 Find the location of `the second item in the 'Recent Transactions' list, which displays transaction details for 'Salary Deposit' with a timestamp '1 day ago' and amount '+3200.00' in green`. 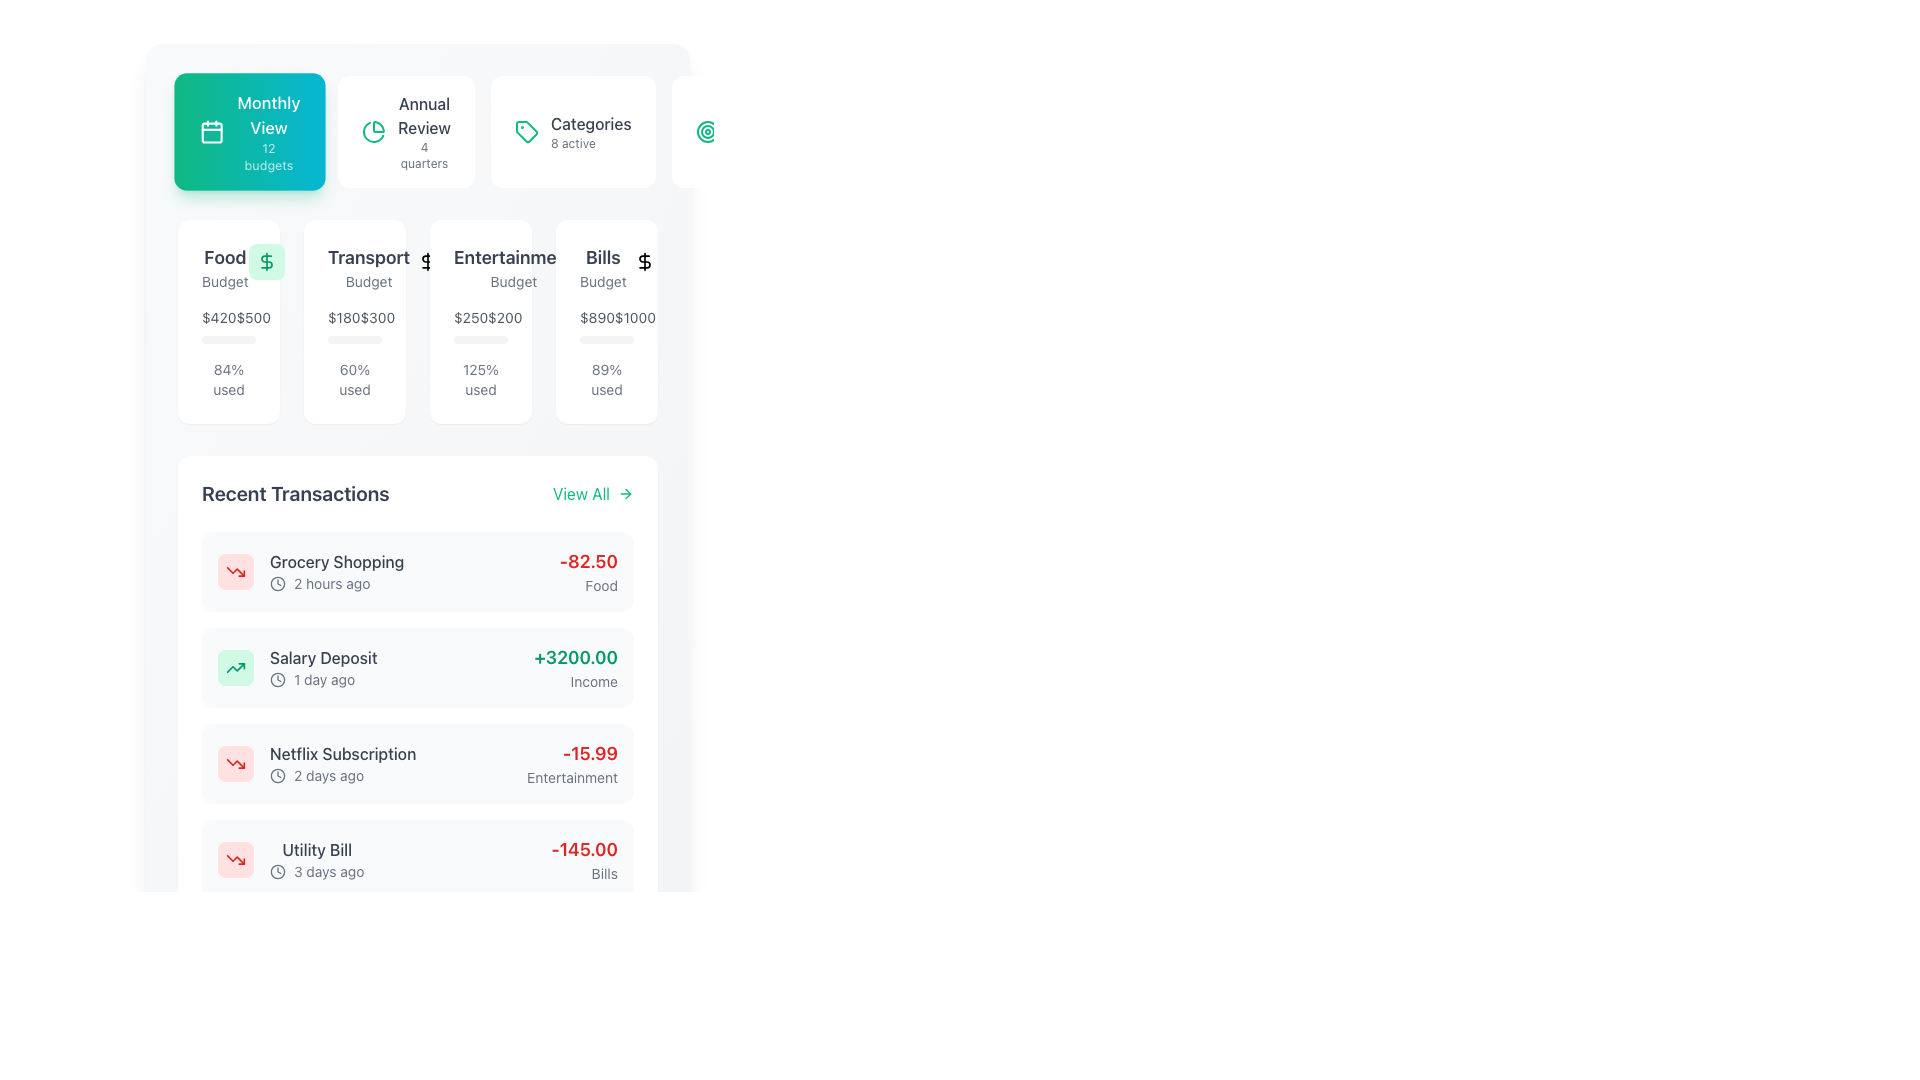

the second item in the 'Recent Transactions' list, which displays transaction details for 'Salary Deposit' with a timestamp '1 day ago' and amount '+3200.00' in green is located at coordinates (416, 667).